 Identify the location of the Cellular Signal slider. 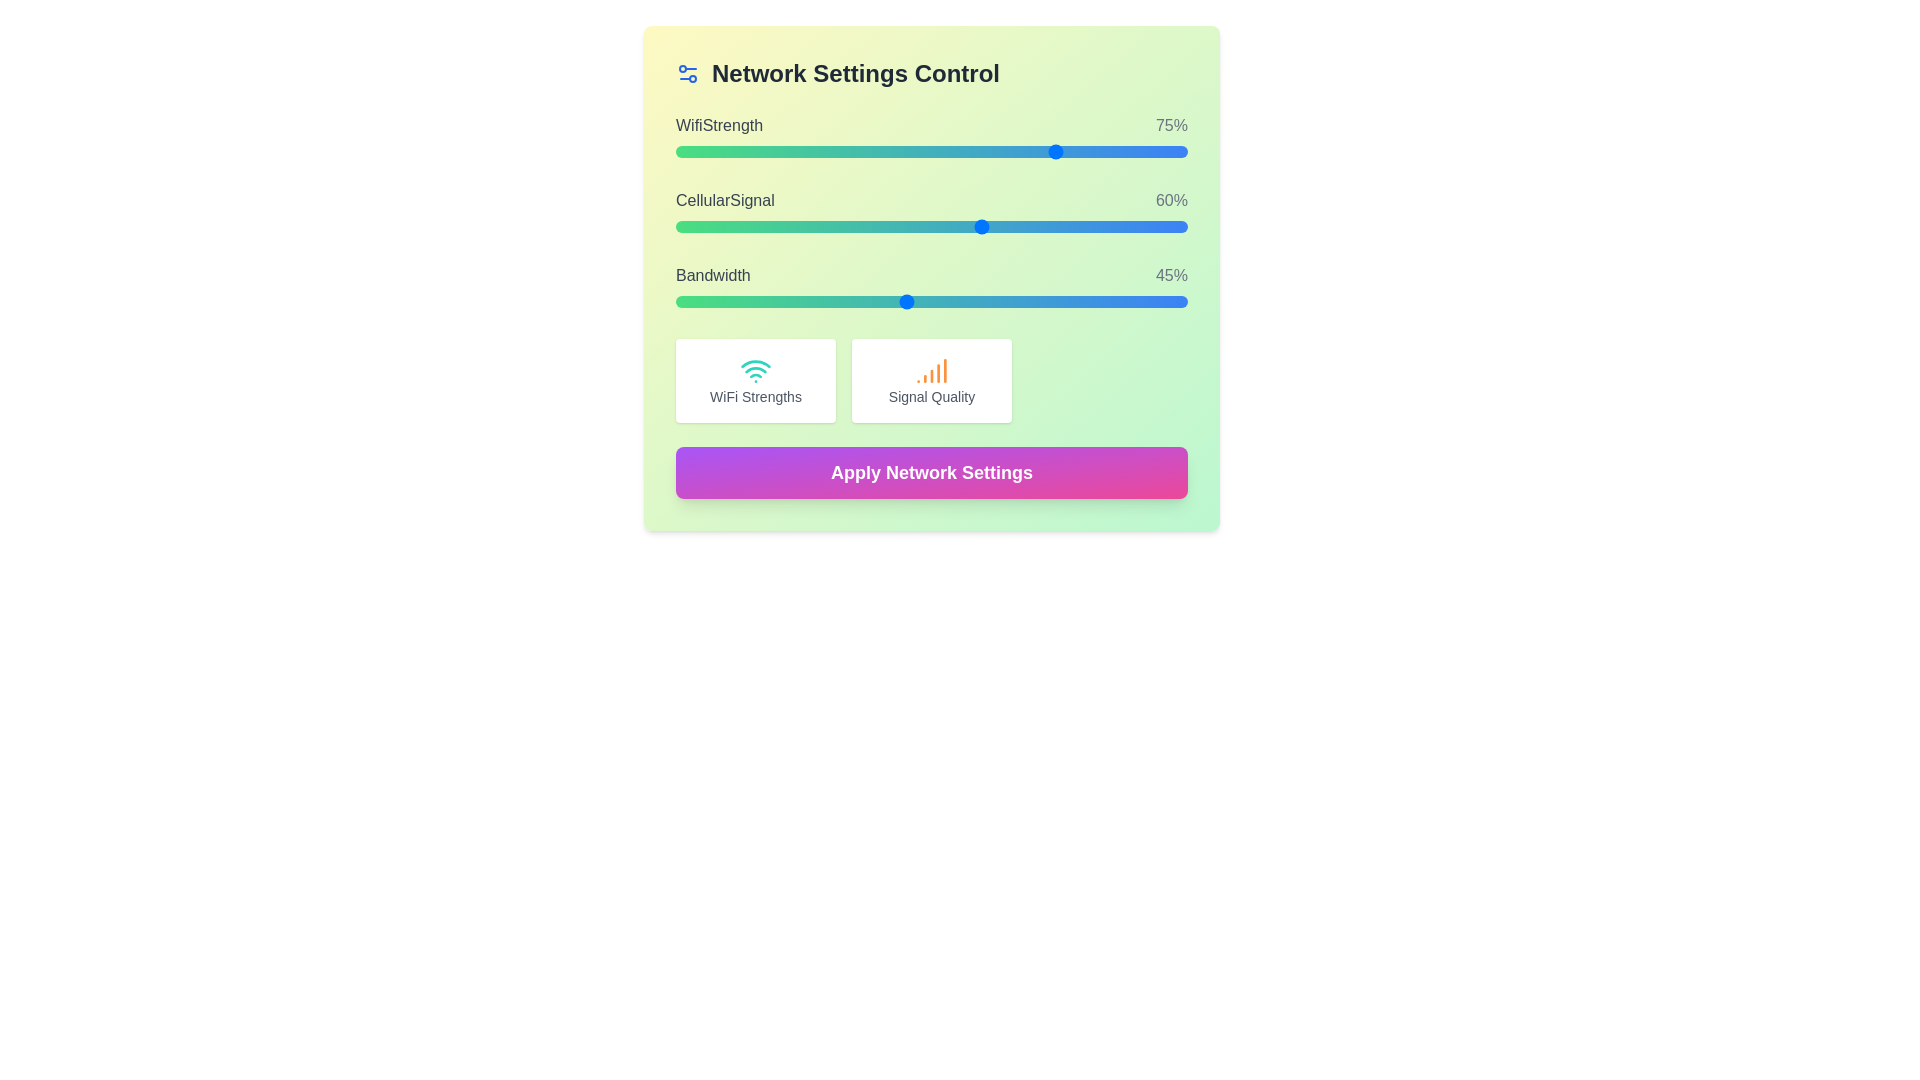
(880, 226).